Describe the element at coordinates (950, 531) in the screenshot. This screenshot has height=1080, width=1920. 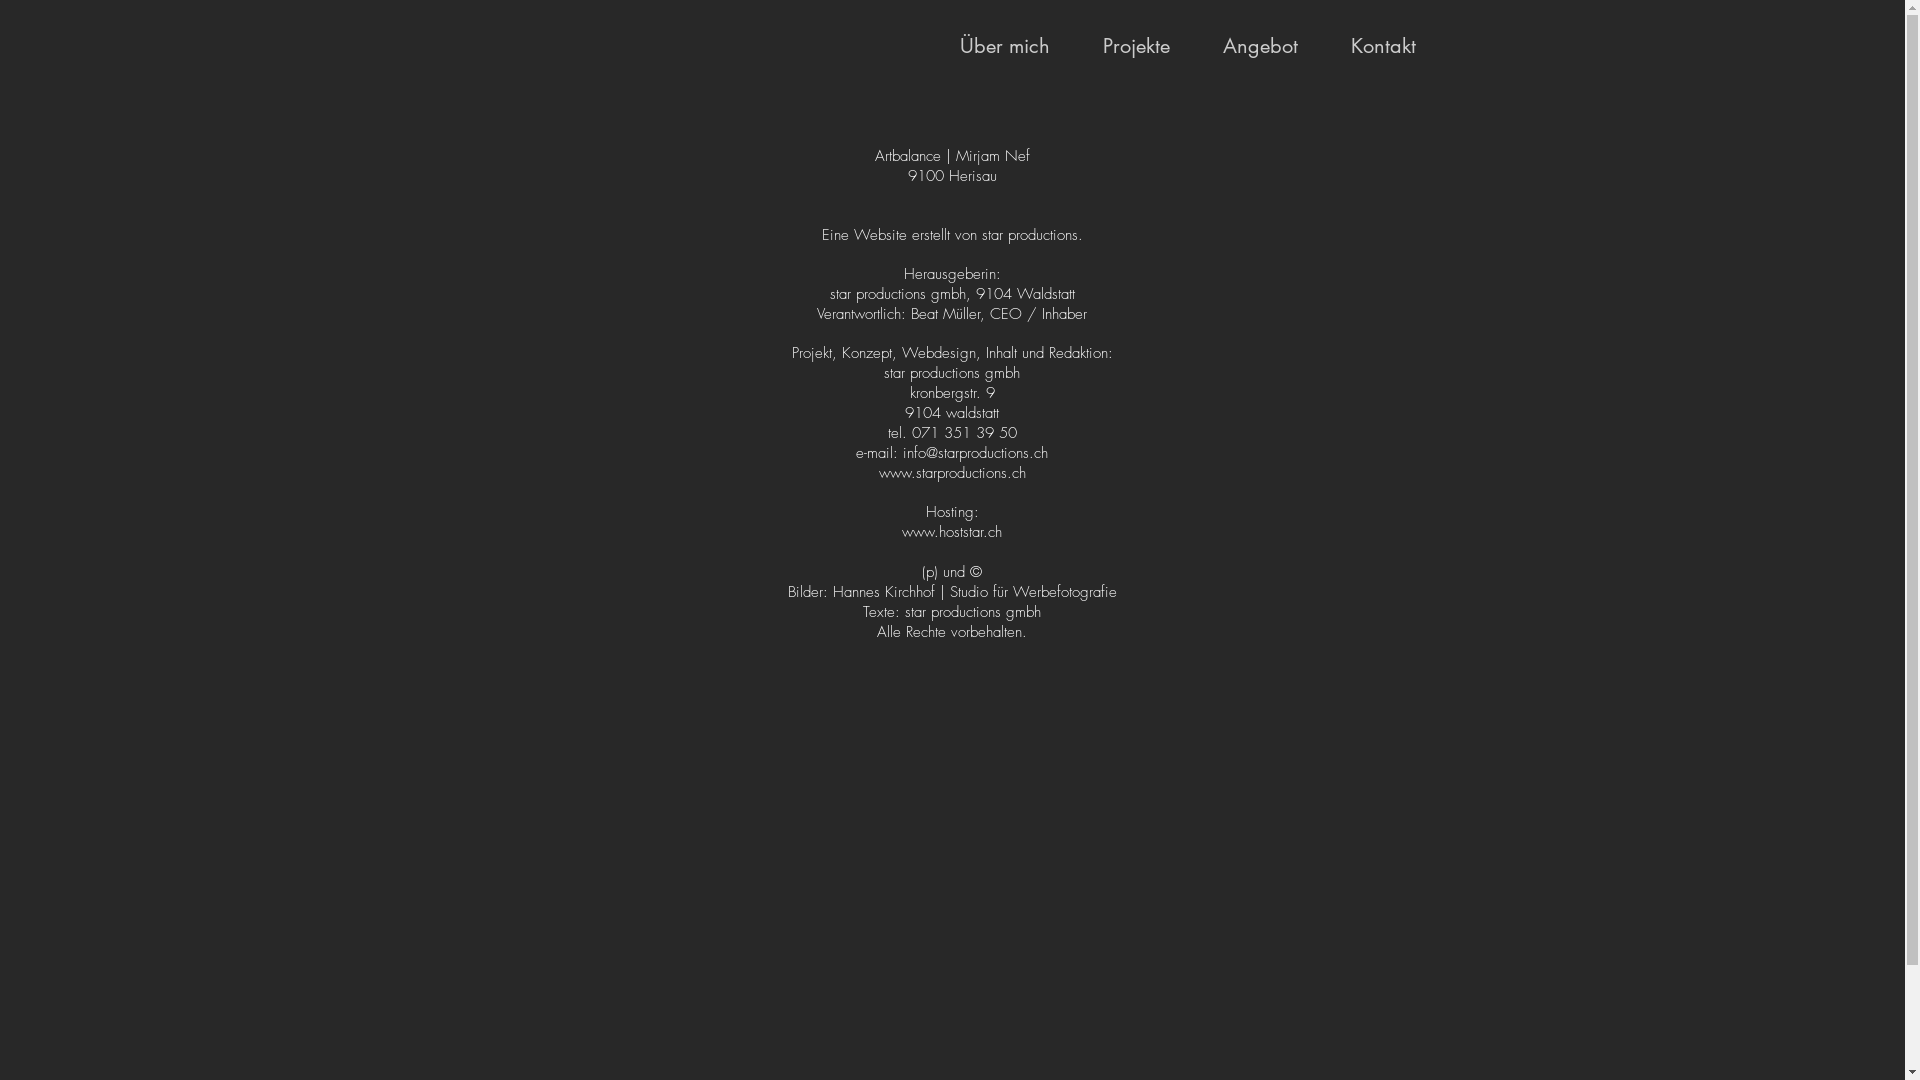
I see `'www.hoststar.ch'` at that location.